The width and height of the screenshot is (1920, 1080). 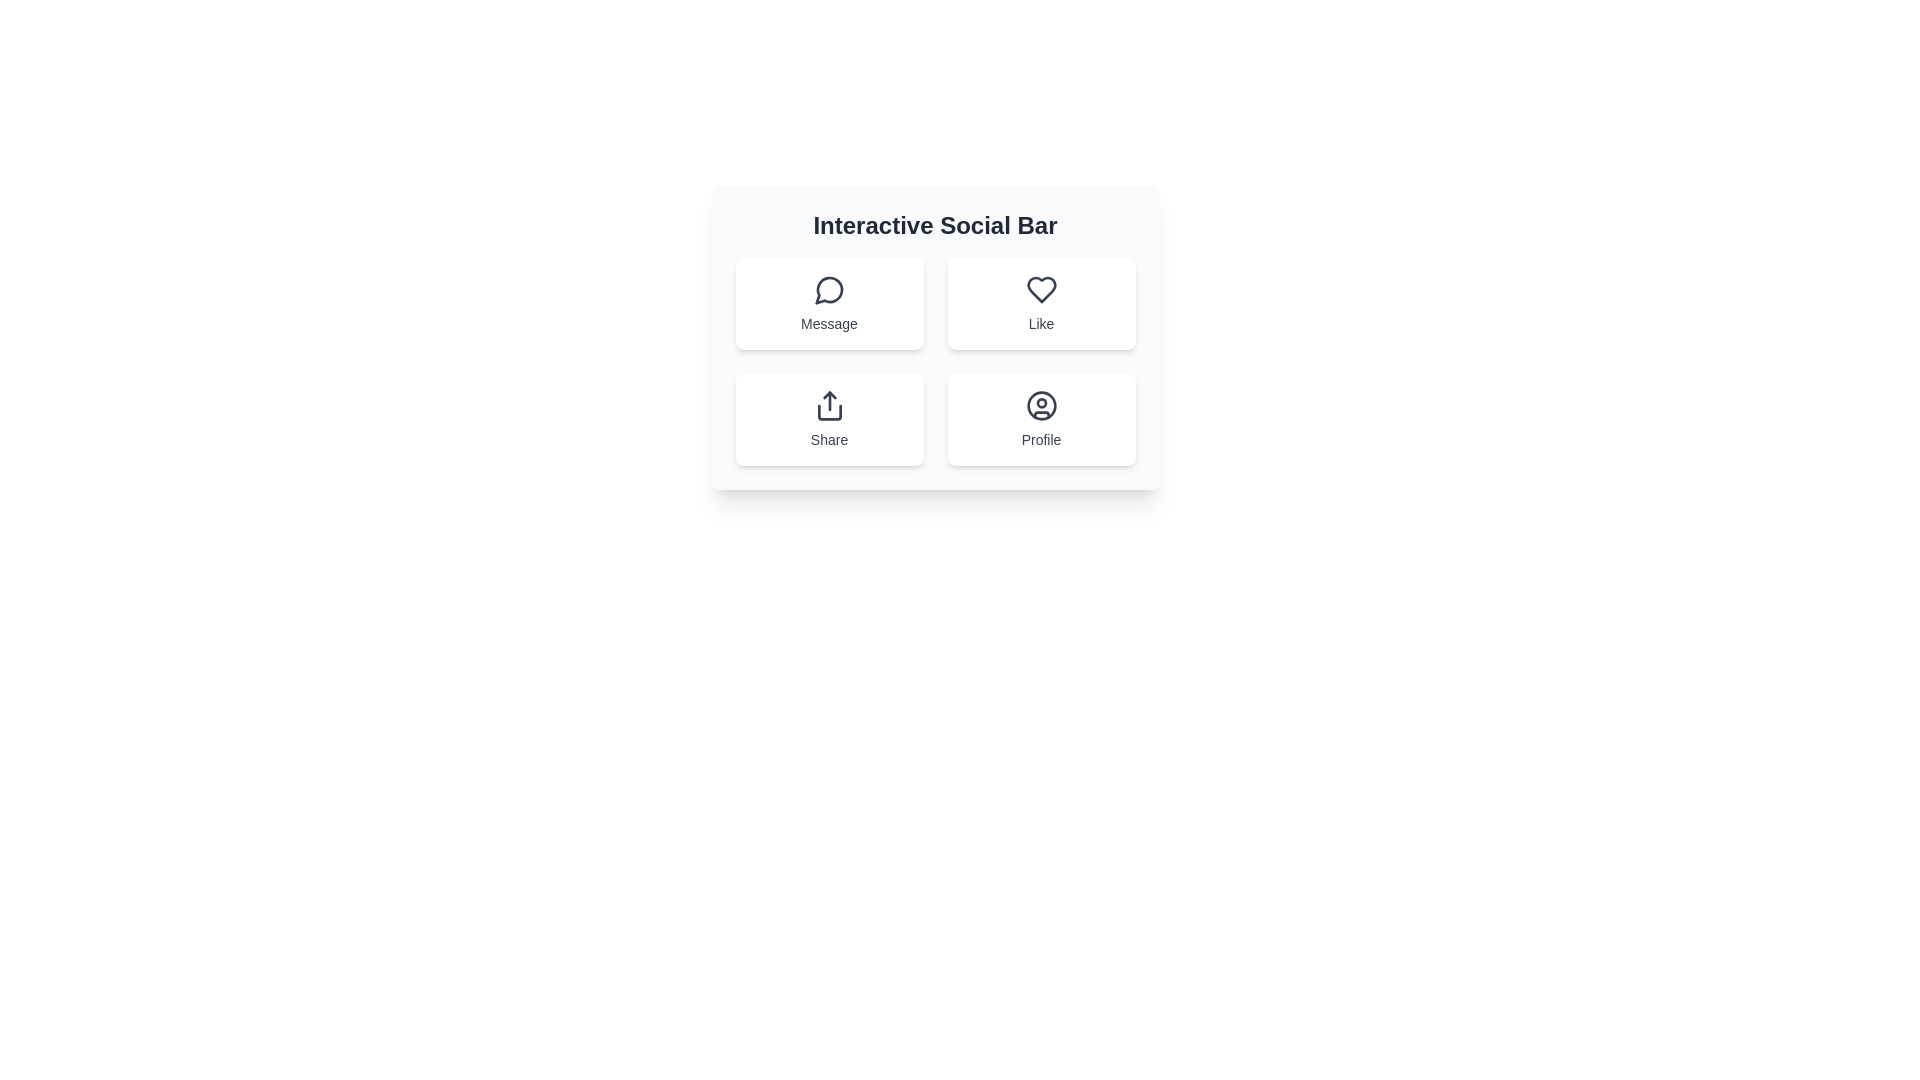 What do you see at coordinates (828, 290) in the screenshot?
I see `the speech bubble icon located on the top-left of the 2x2 grid layout within the social bar interface, which is aligned with the 'Message' label below it` at bounding box center [828, 290].